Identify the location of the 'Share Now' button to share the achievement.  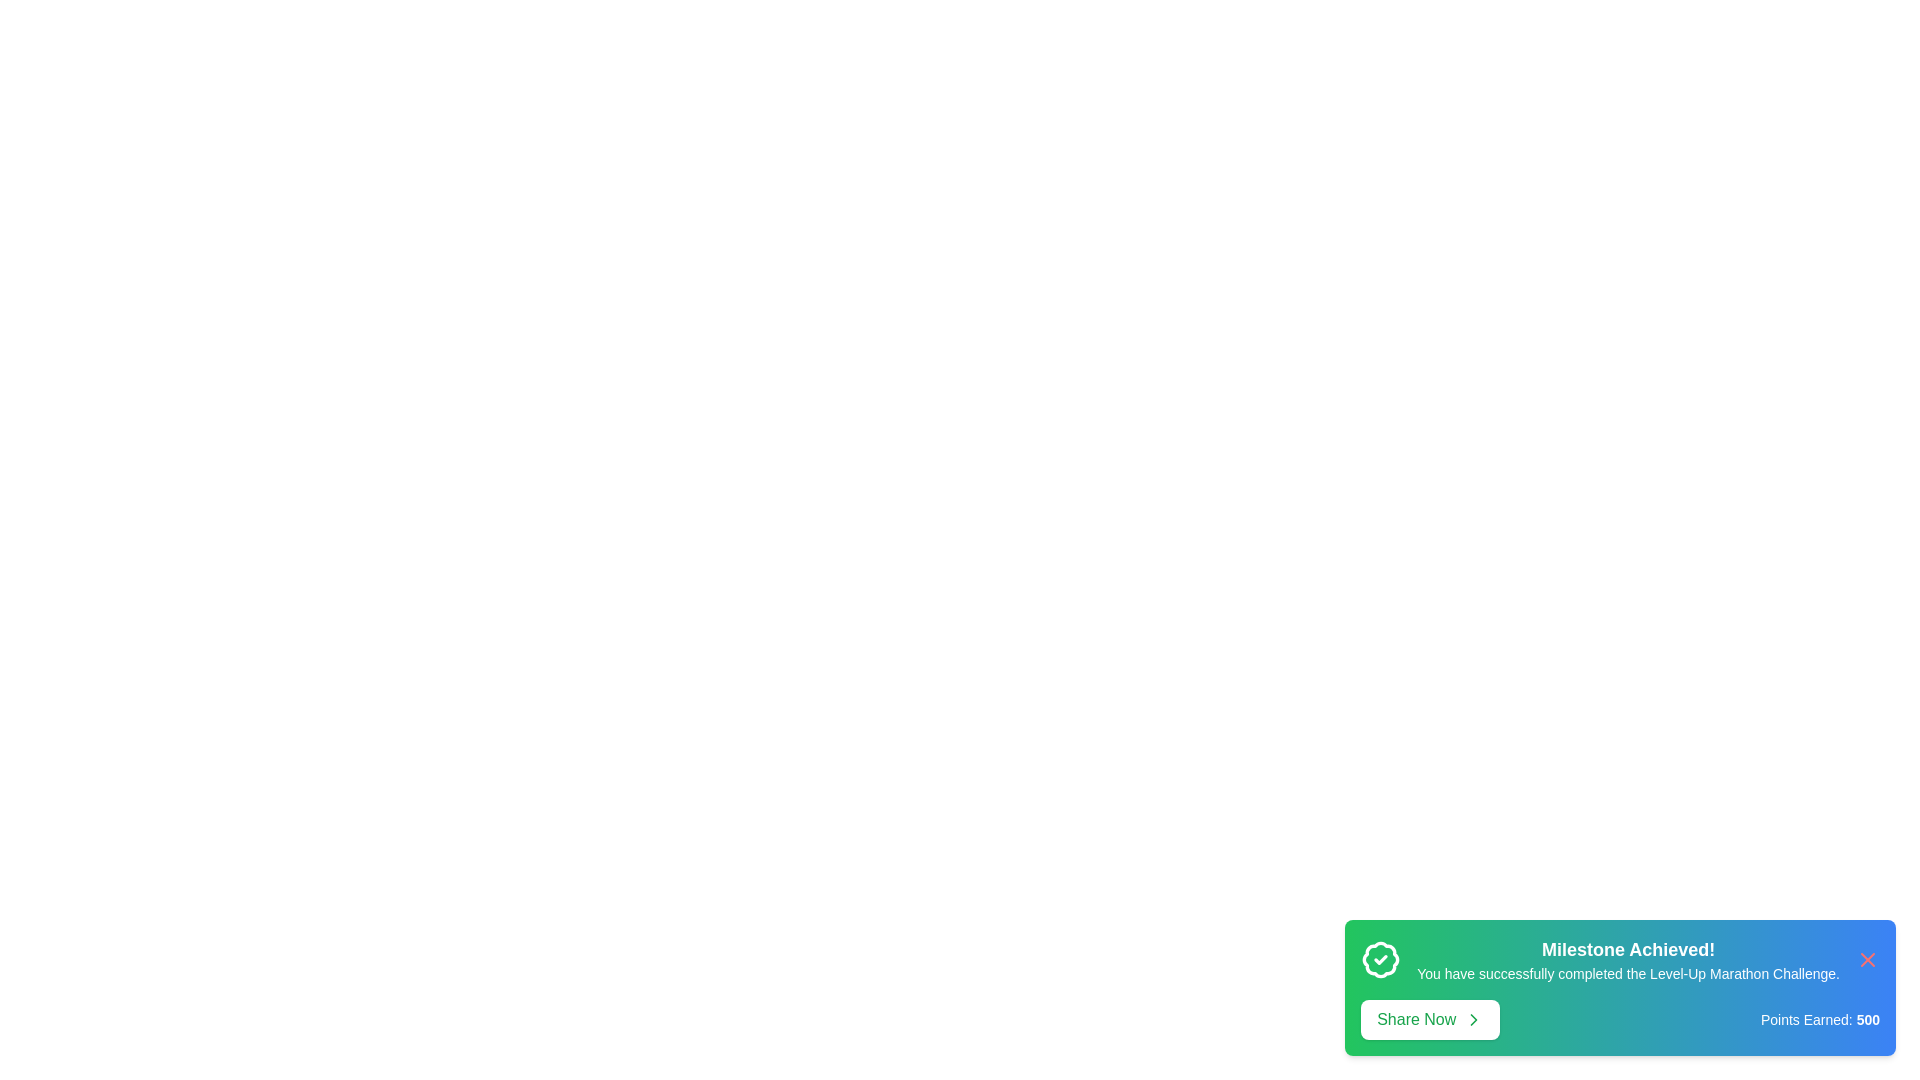
(1429, 1019).